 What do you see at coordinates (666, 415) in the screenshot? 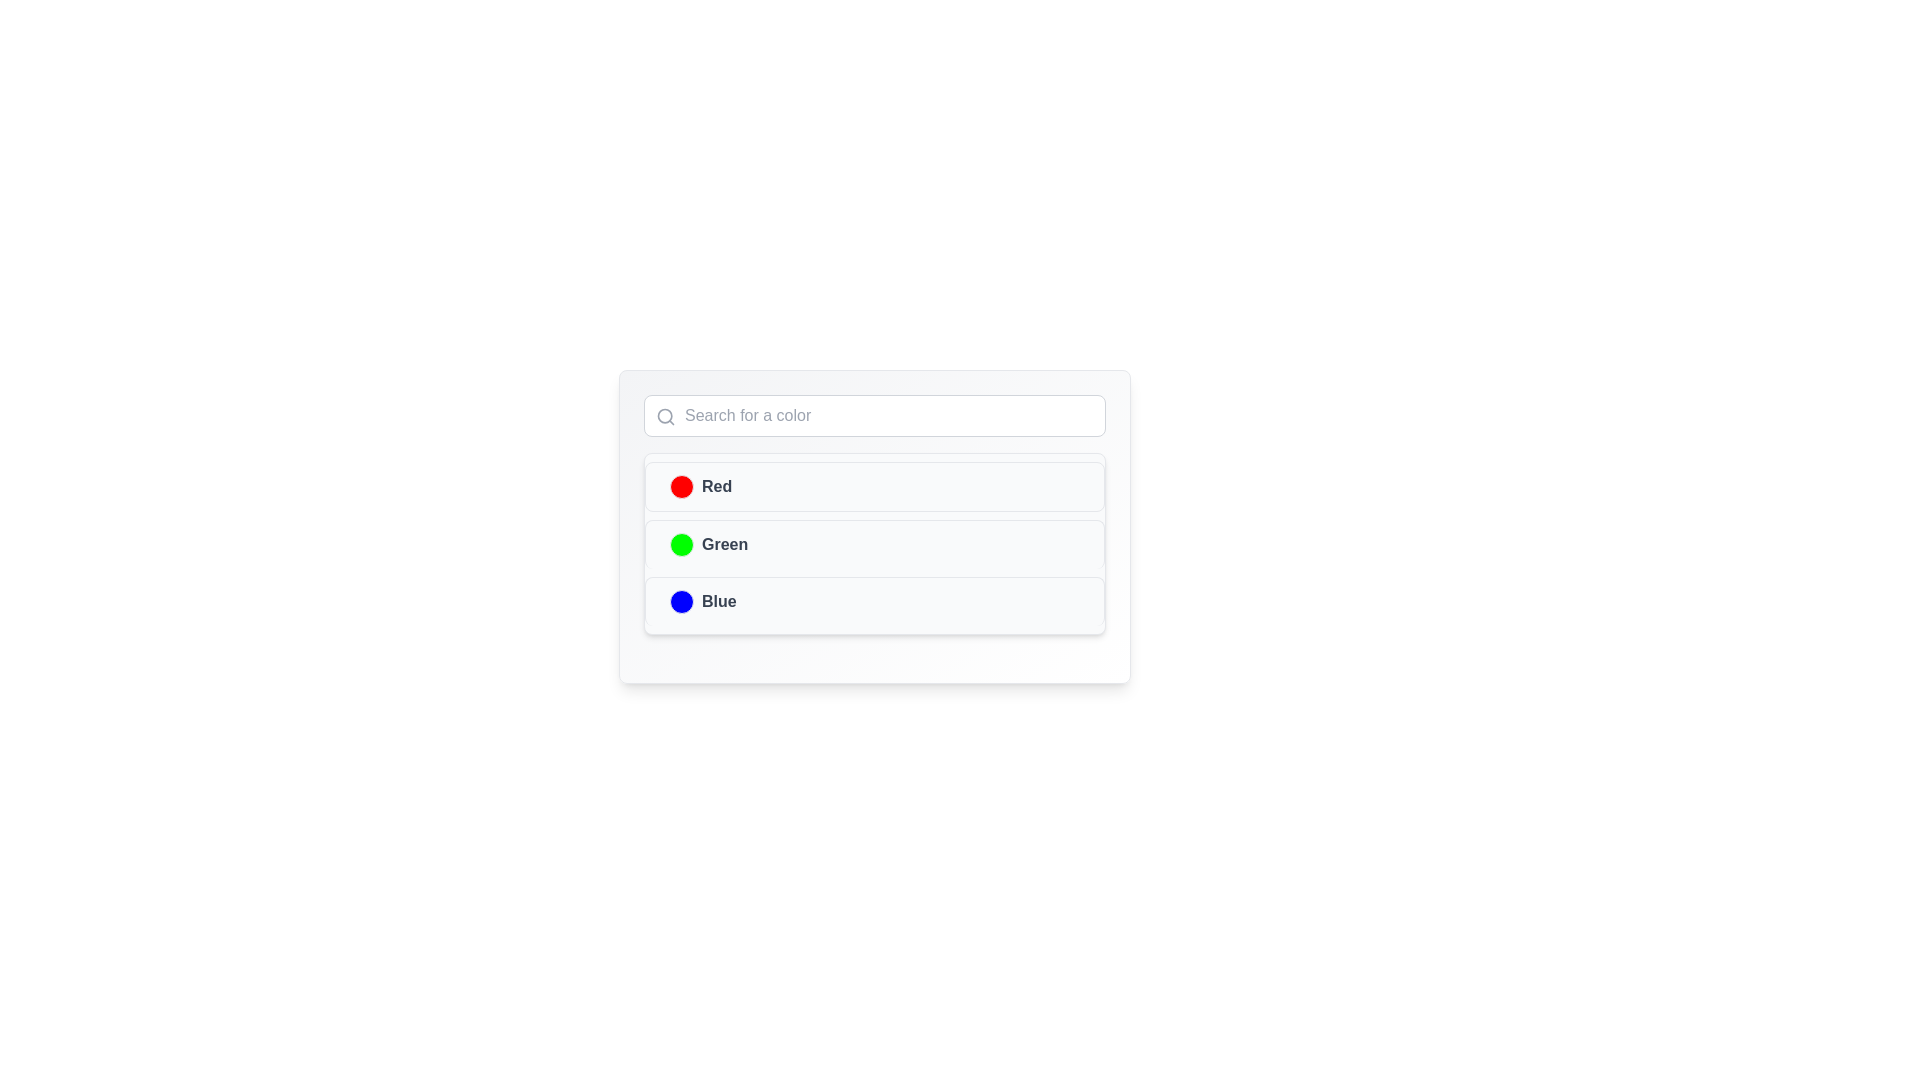
I see `the search icon that indicates the input field for 'Search for a color', positioned at the top-left area of the input box` at bounding box center [666, 415].